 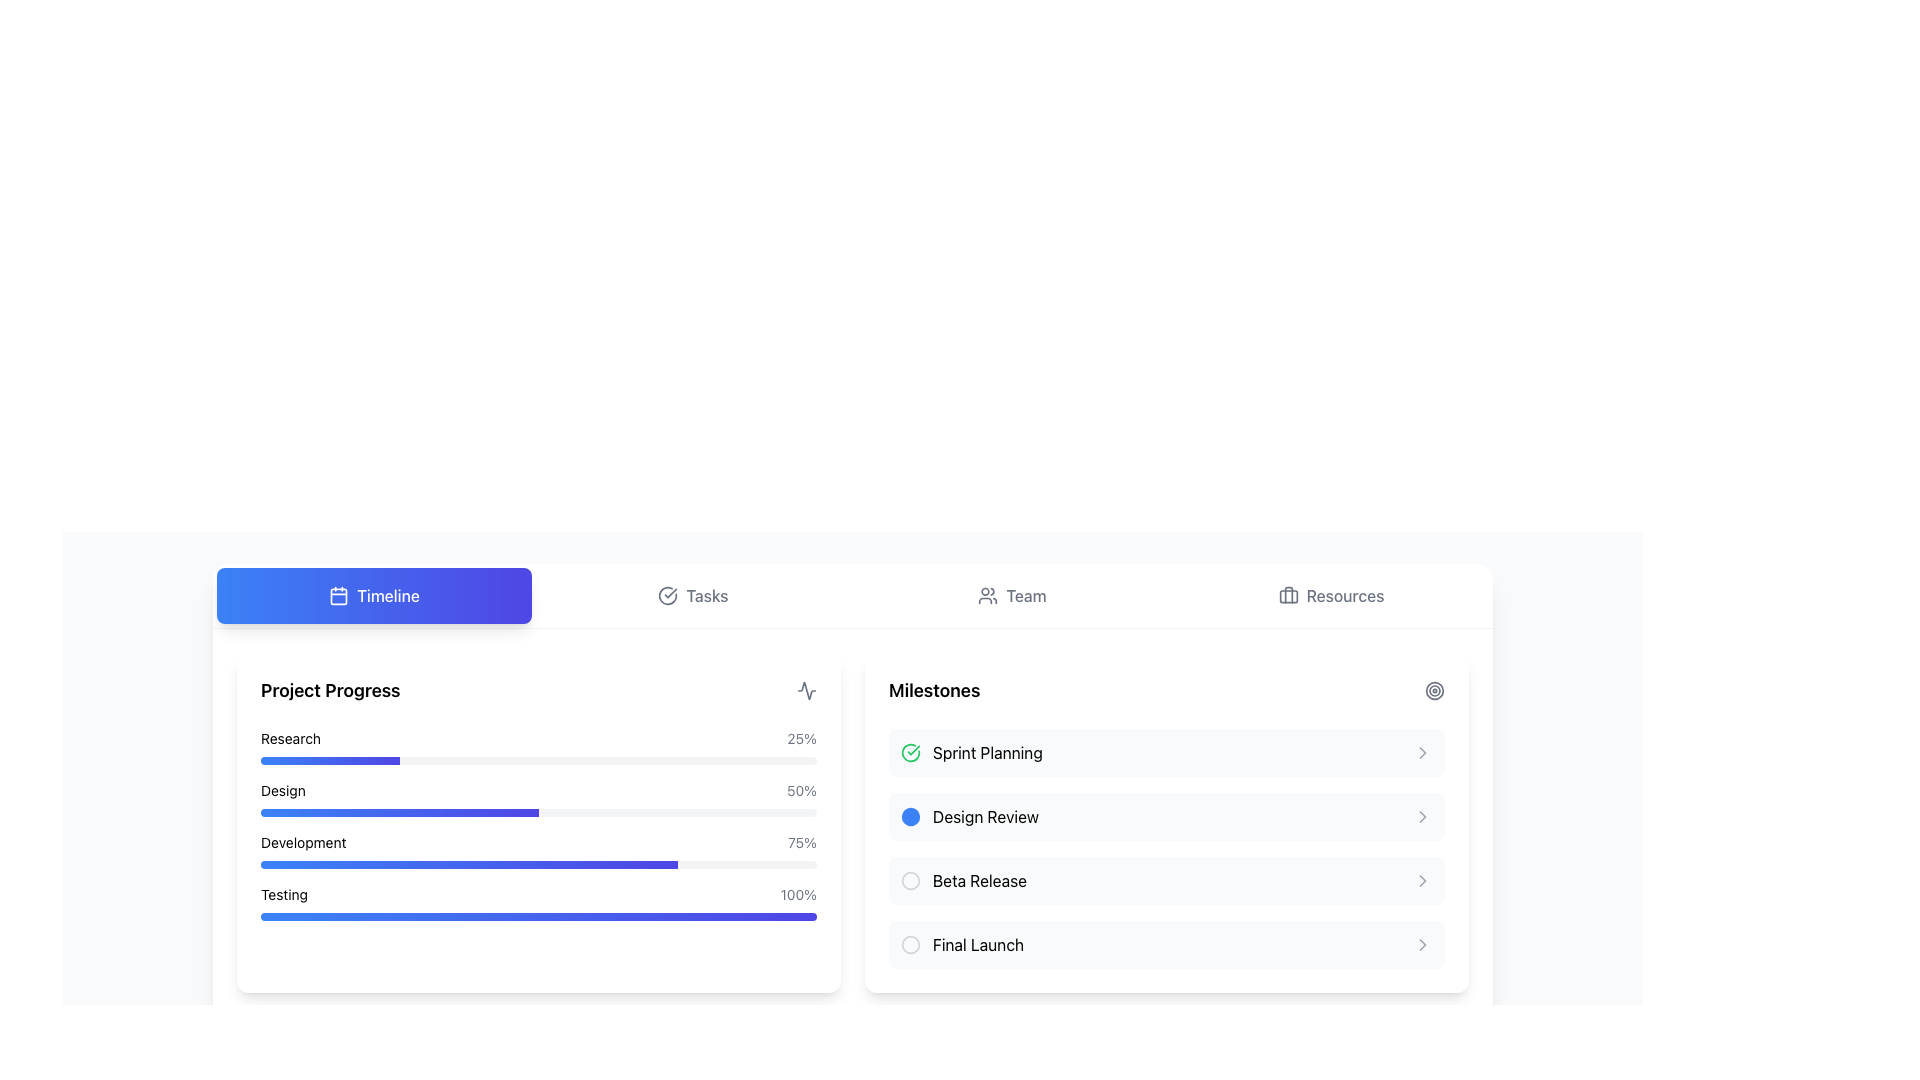 What do you see at coordinates (538, 825) in the screenshot?
I see `the third progress bar under the 'Project Progress' section, which indicates 75% completion of the 'Development' phase` at bounding box center [538, 825].